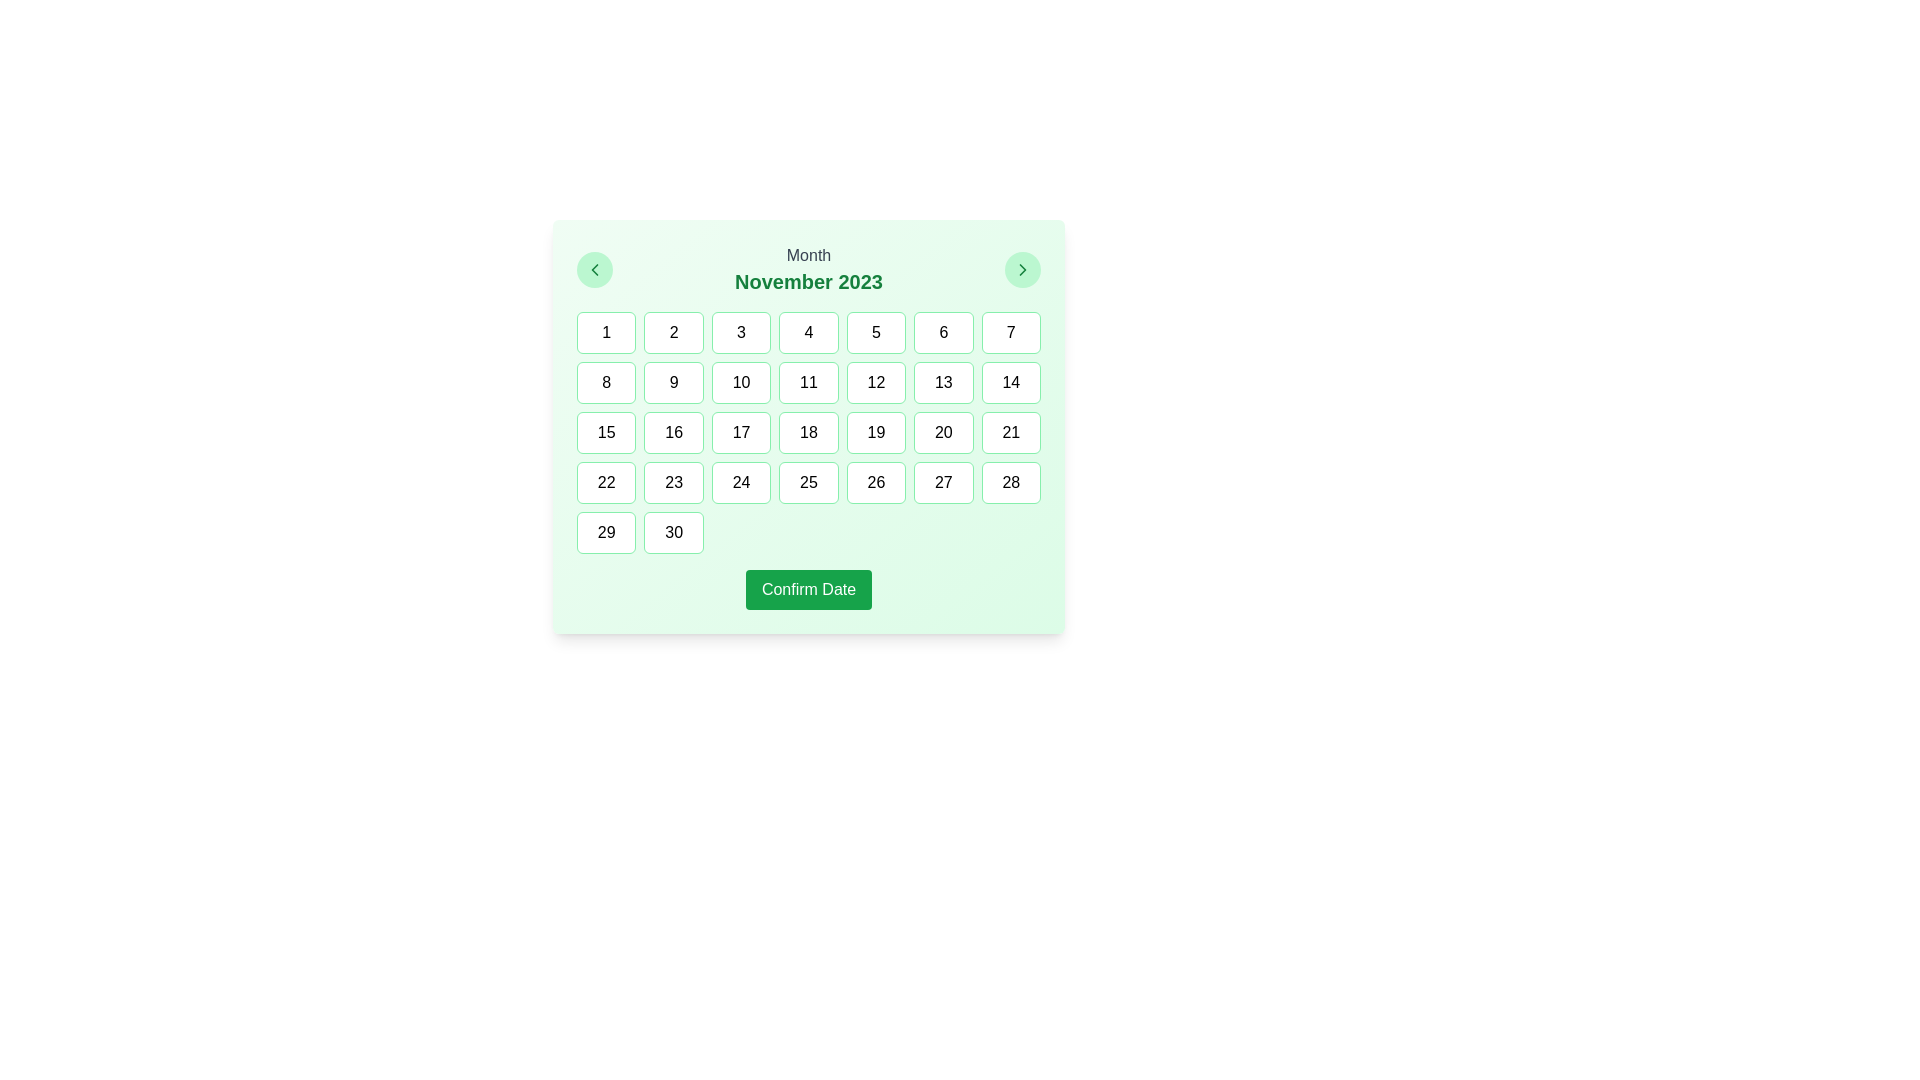  What do you see at coordinates (876, 482) in the screenshot?
I see `the rectangular button with rounded corners displaying '26', which is located in the fourth row and fifth column of the grid` at bounding box center [876, 482].